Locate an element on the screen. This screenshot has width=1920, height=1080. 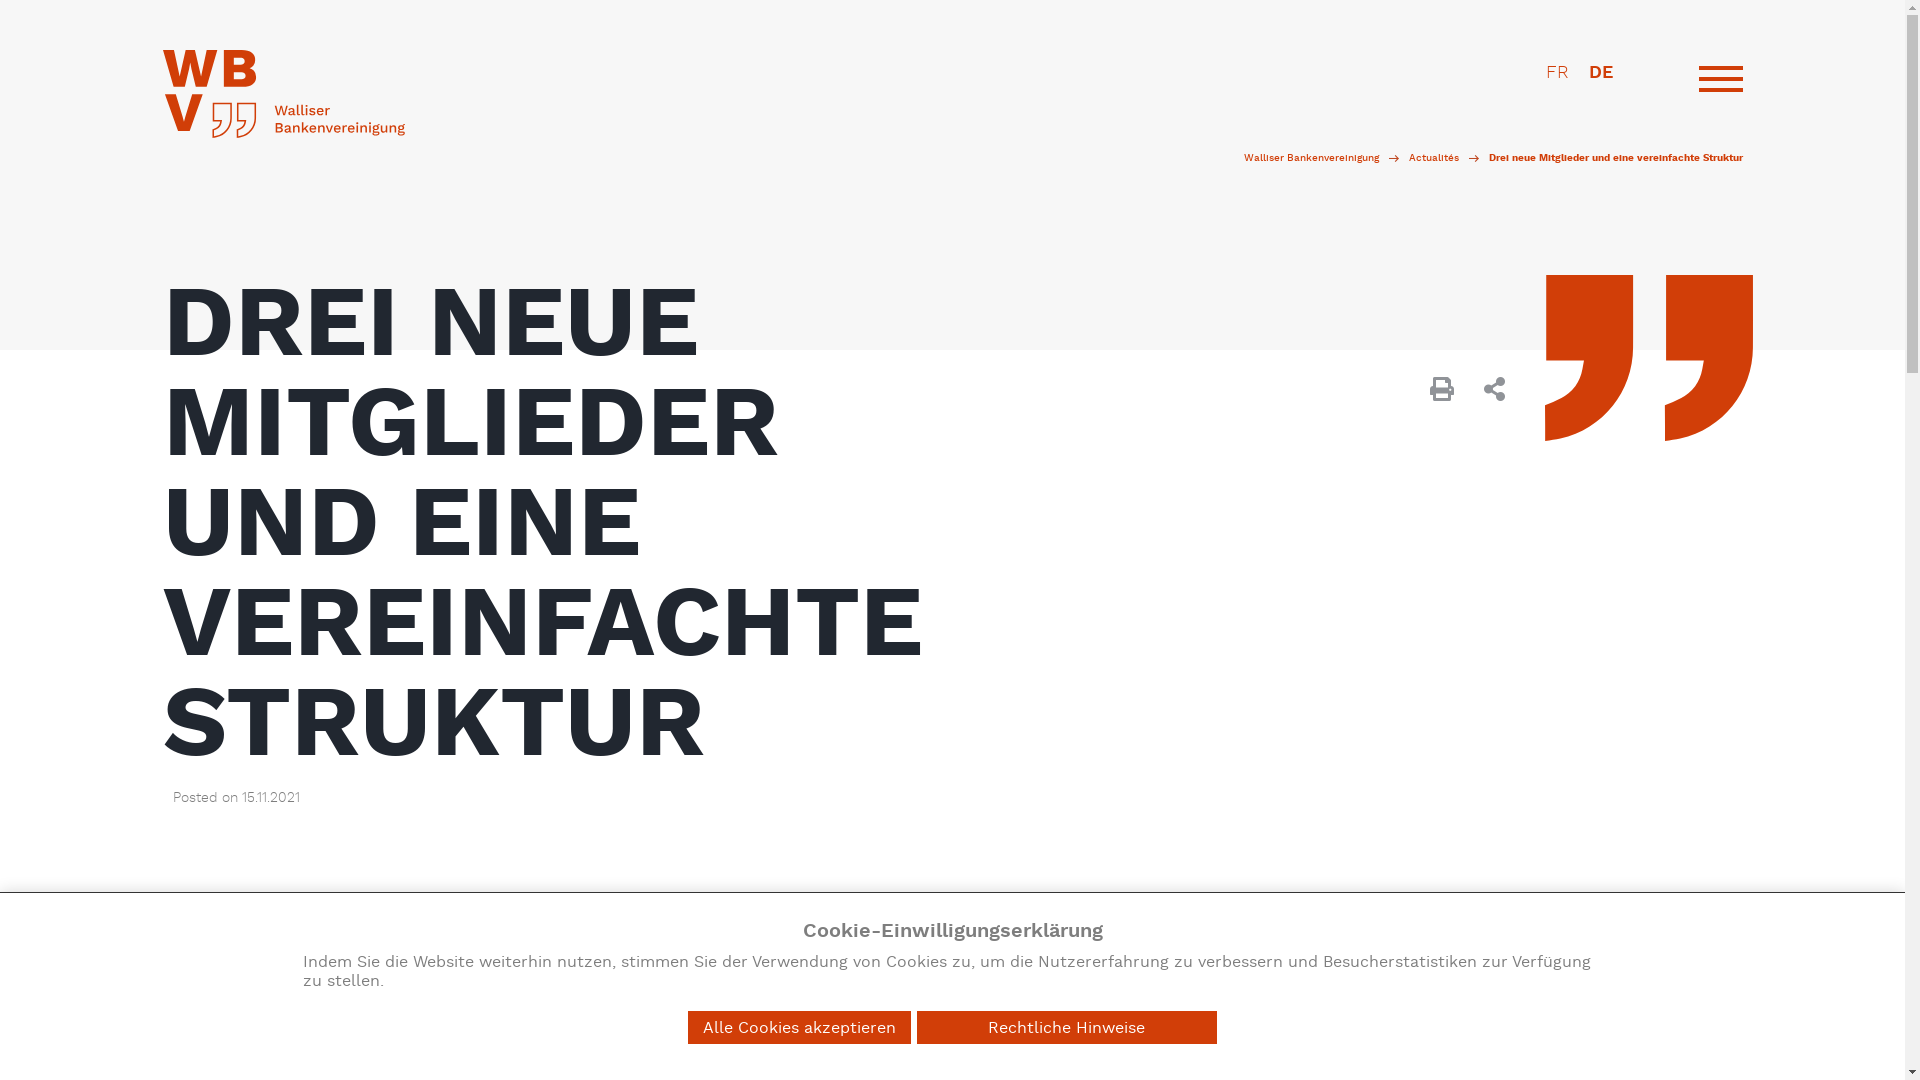
'Rechtliche Hinweise' is located at coordinates (1065, 1027).